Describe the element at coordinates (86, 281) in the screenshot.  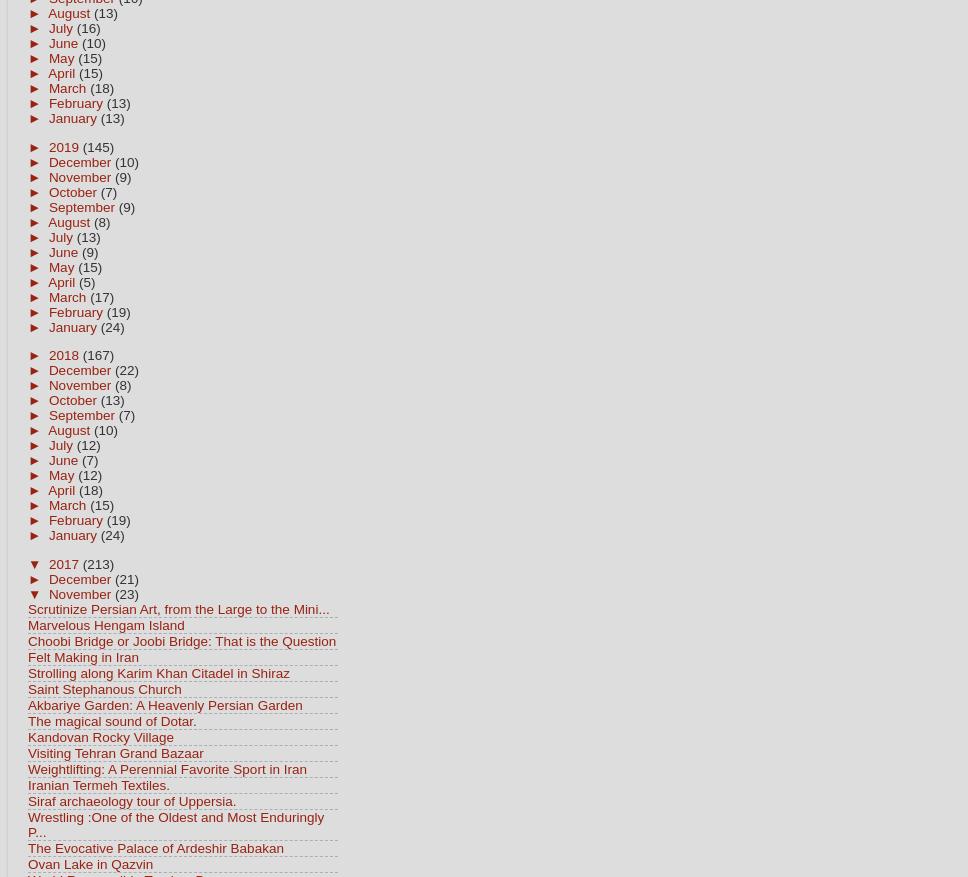
I see `'(5)'` at that location.